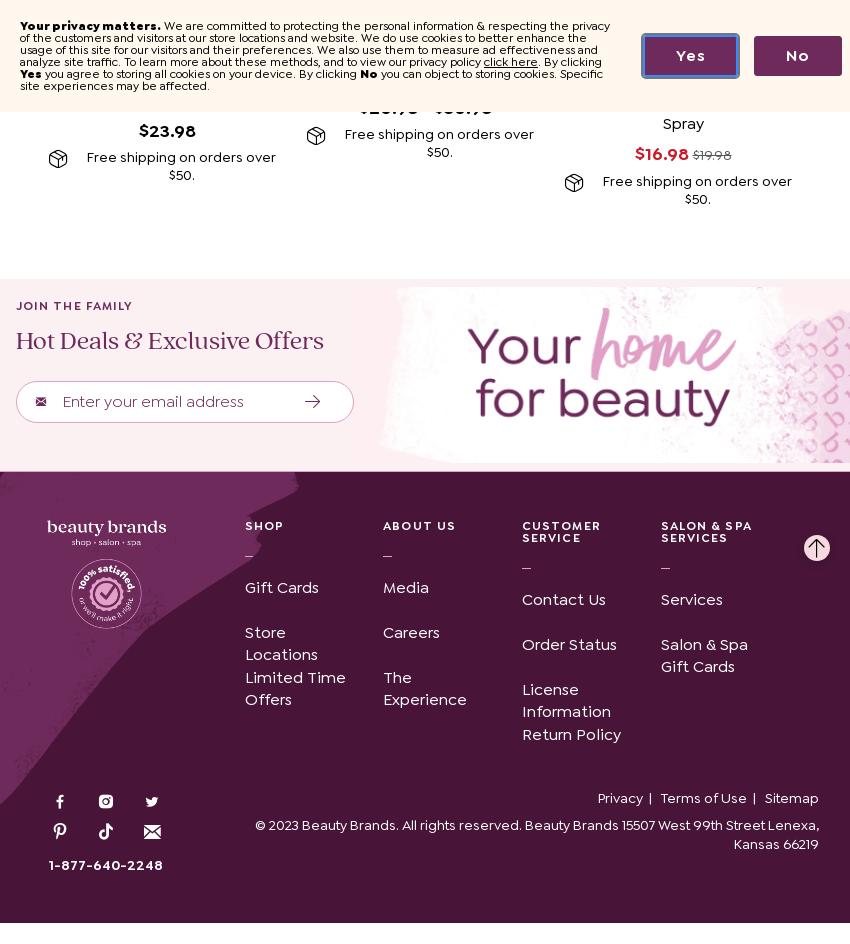 The height and width of the screenshot is (944, 850). Describe the element at coordinates (569, 643) in the screenshot. I see `'Order Status'` at that location.